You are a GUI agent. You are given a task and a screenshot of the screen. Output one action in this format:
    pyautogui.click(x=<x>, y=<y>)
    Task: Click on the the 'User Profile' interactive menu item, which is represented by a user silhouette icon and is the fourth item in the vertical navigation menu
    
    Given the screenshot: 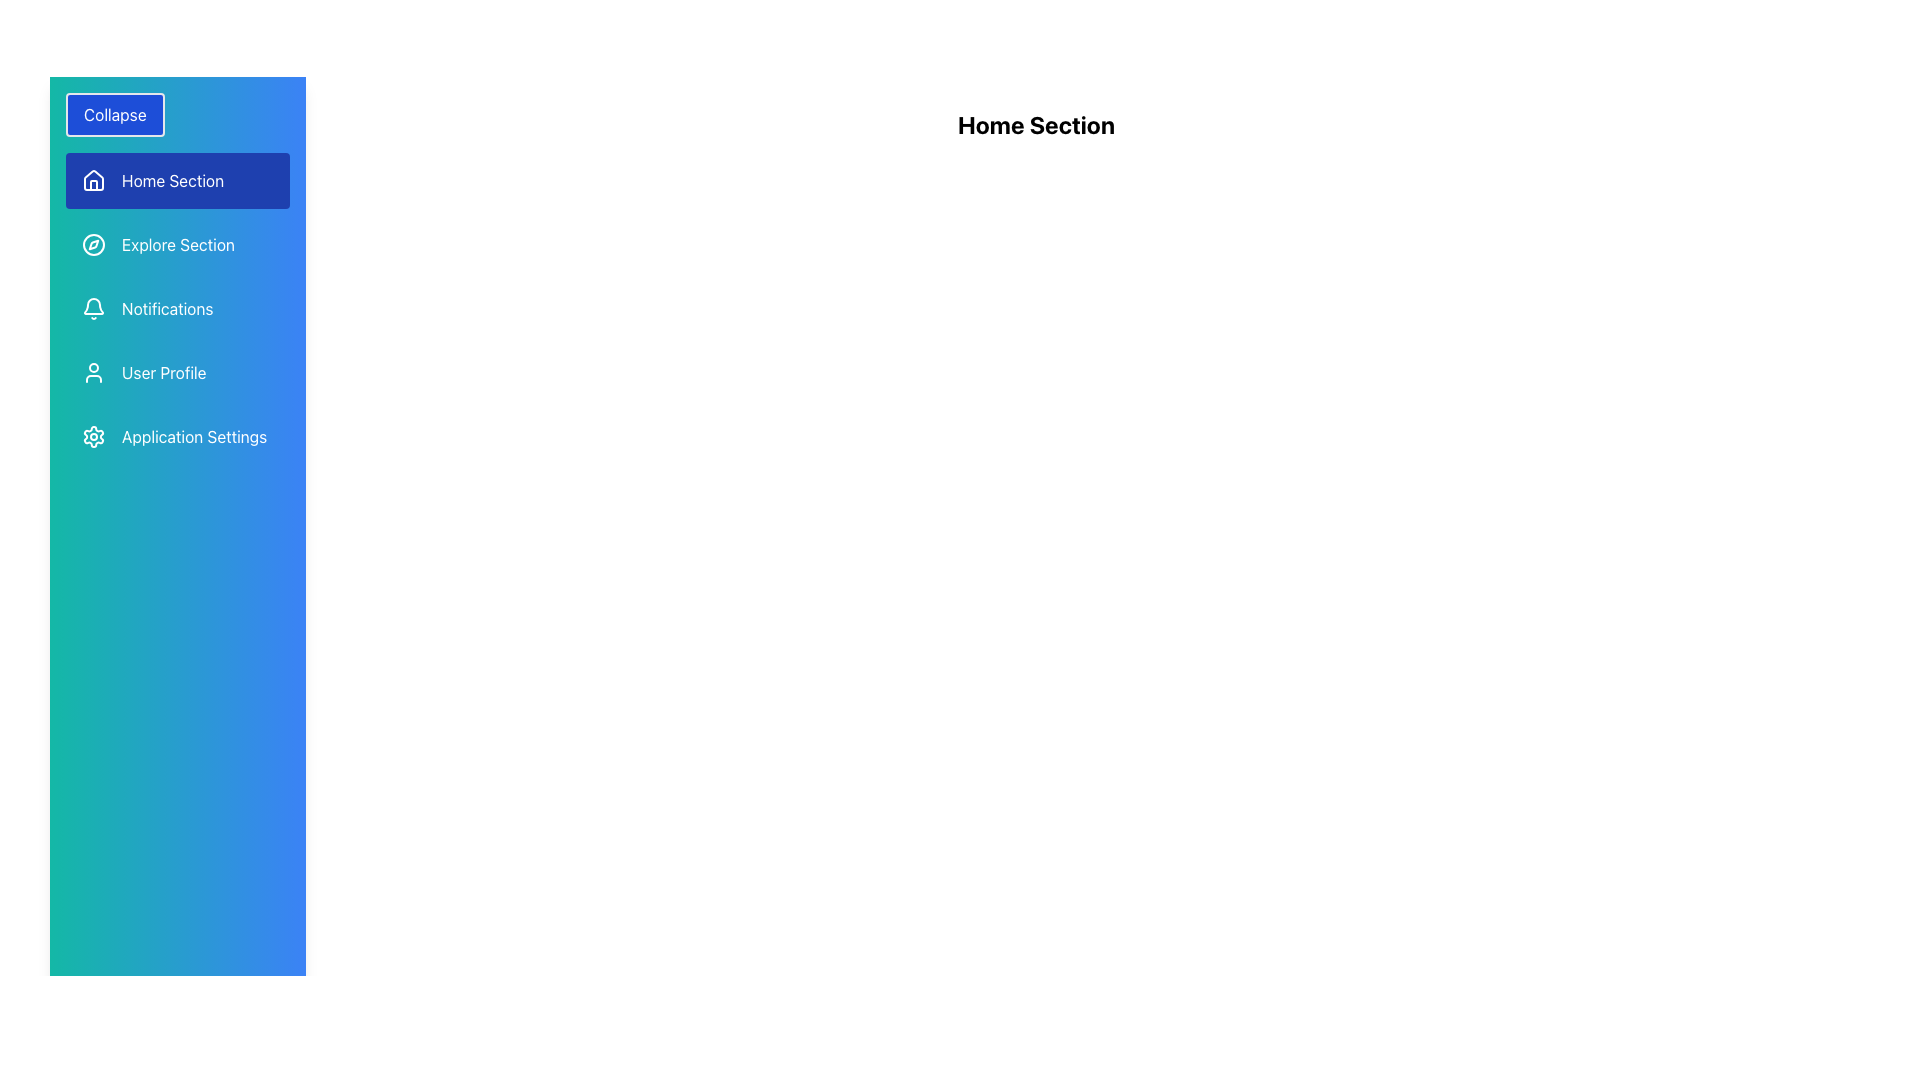 What is the action you would take?
    pyautogui.click(x=177, y=373)
    